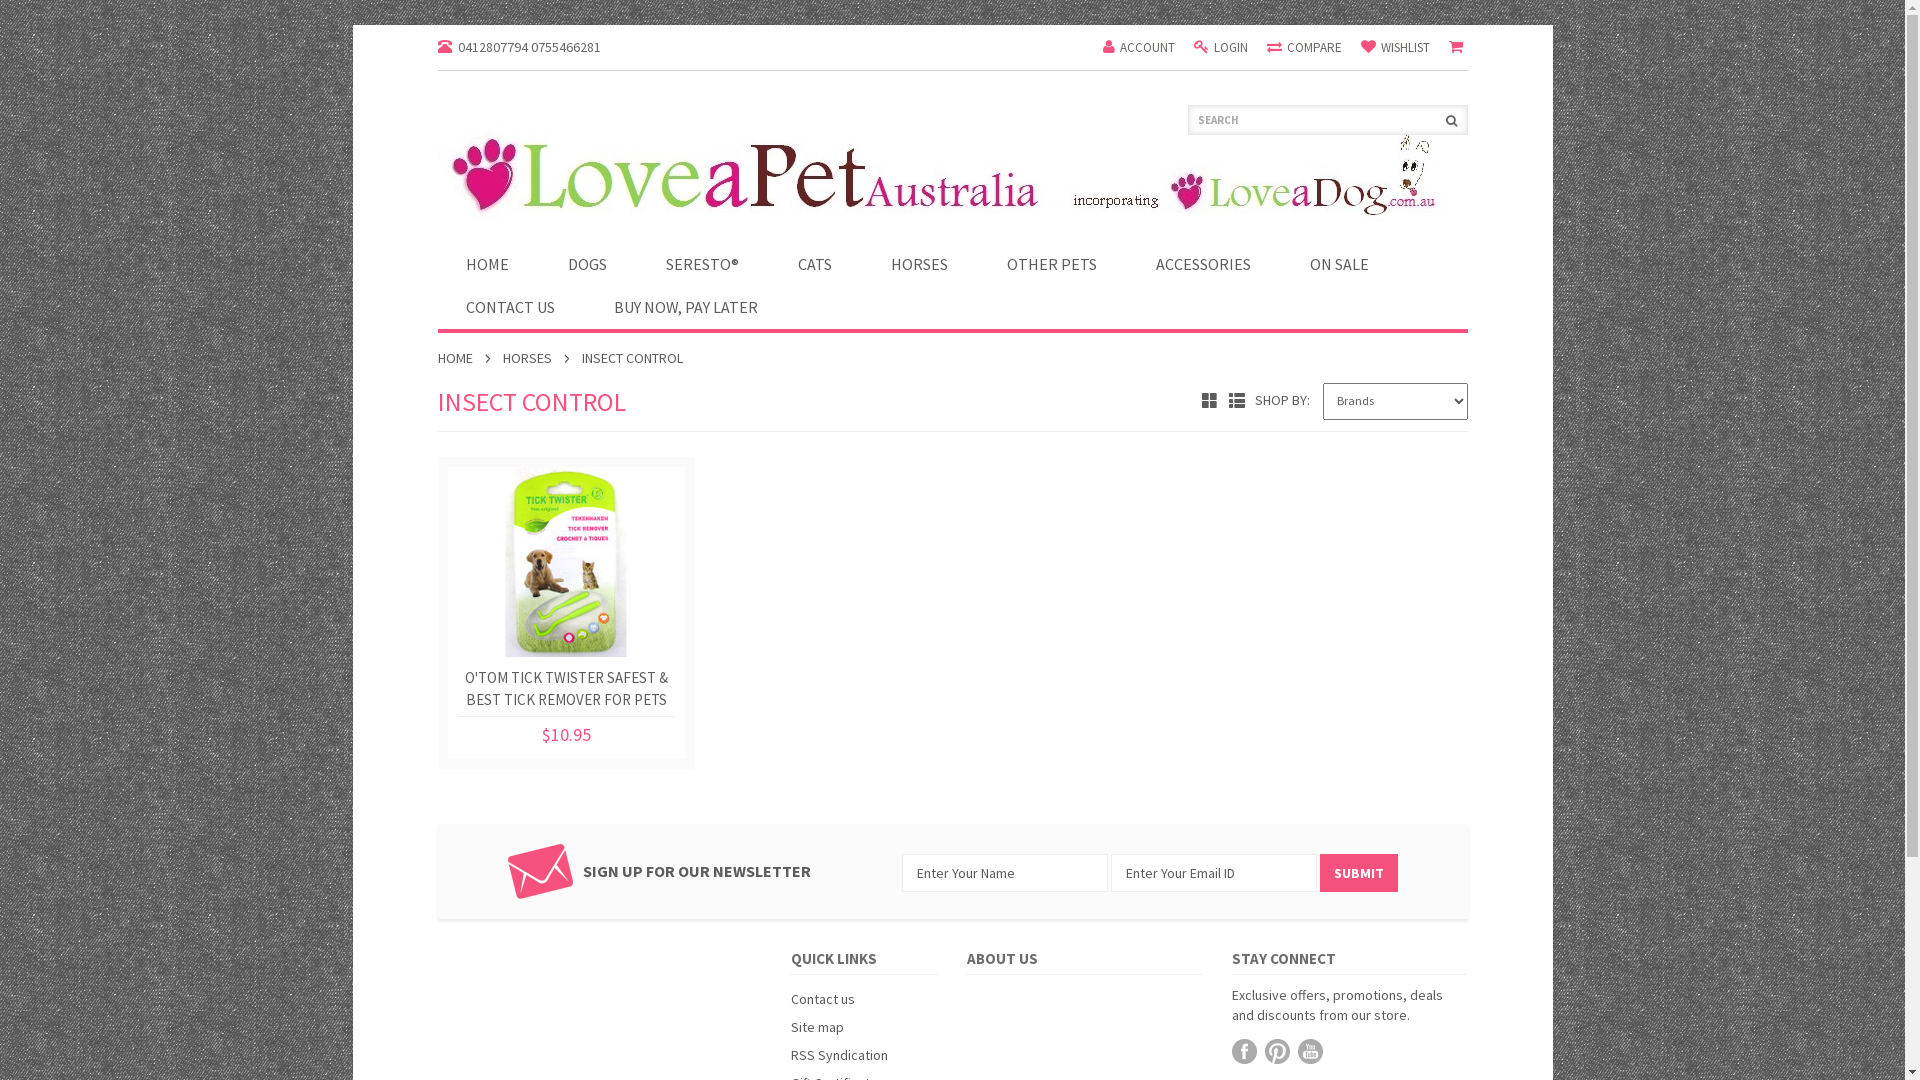  Describe the element at coordinates (1359, 46) in the screenshot. I see `'WISHLIST'` at that location.